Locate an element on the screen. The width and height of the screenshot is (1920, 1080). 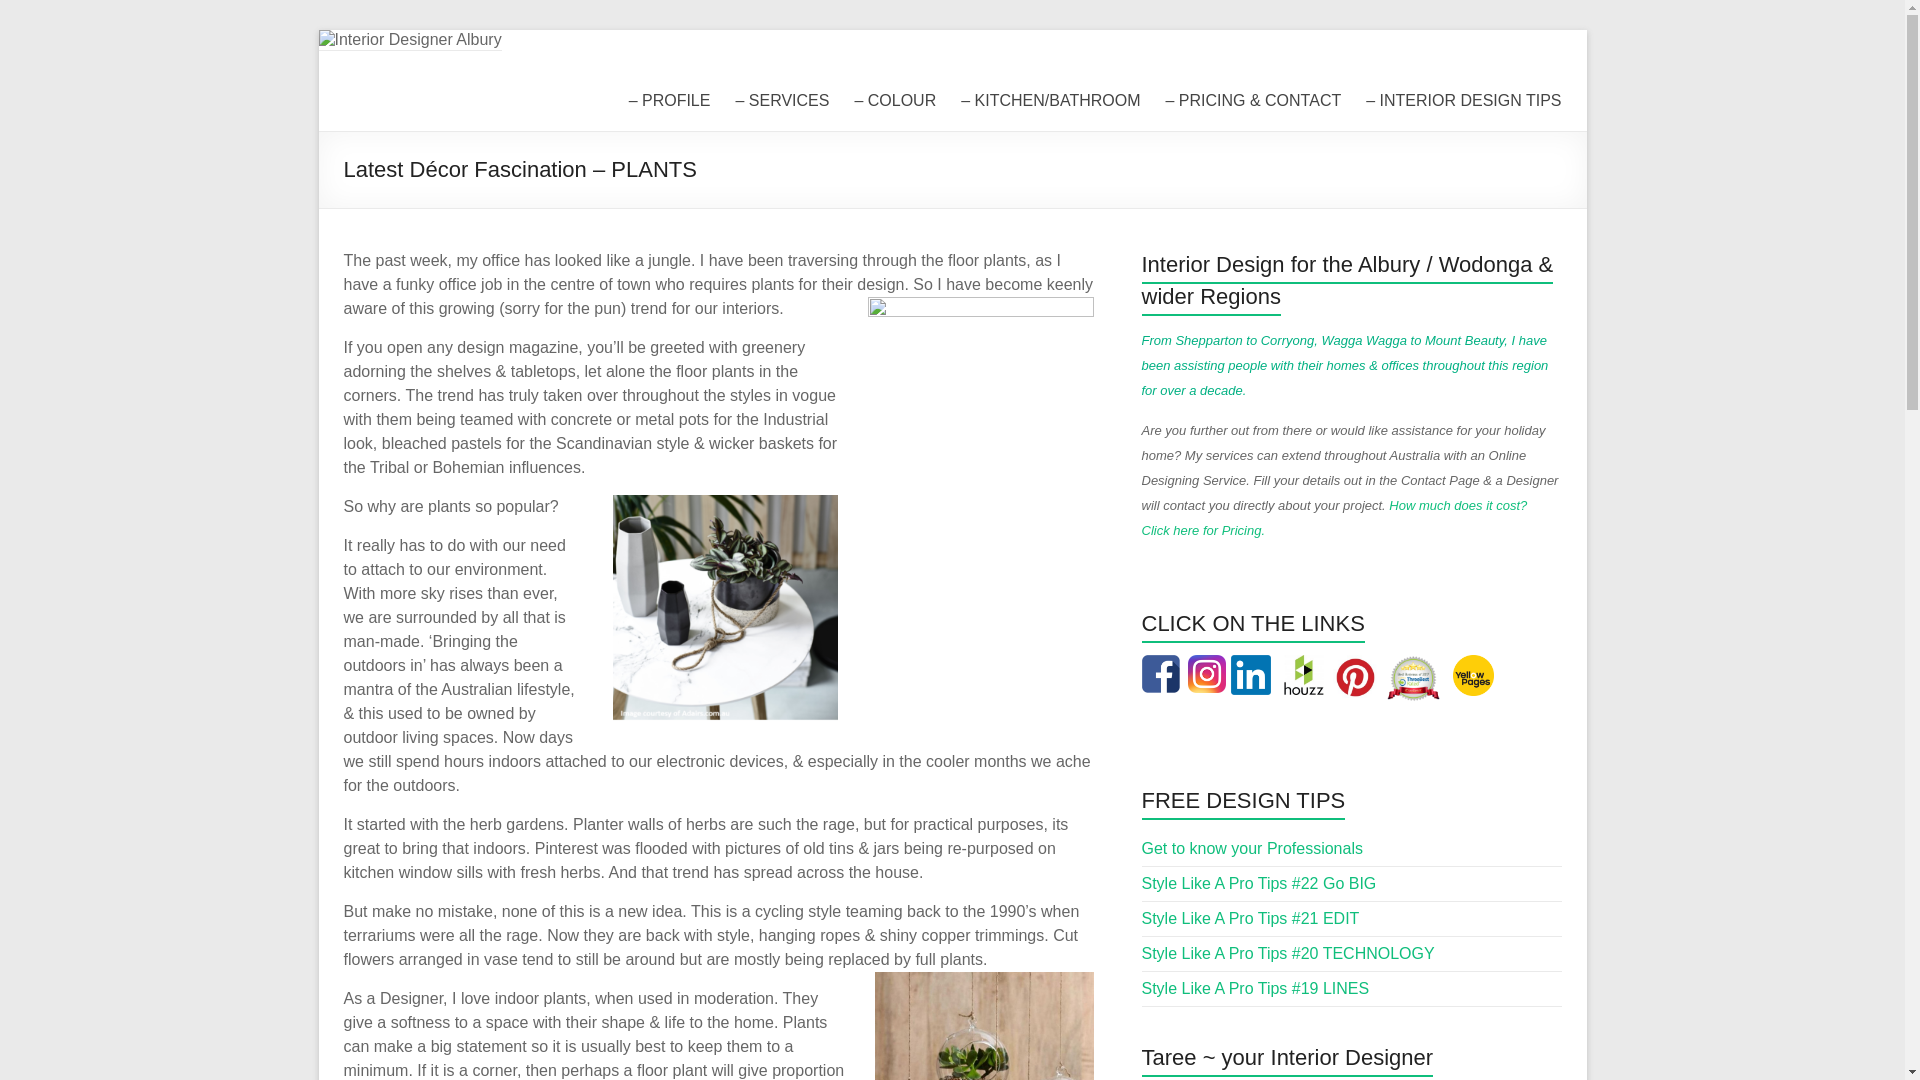
'  ' is located at coordinates (1359, 666).